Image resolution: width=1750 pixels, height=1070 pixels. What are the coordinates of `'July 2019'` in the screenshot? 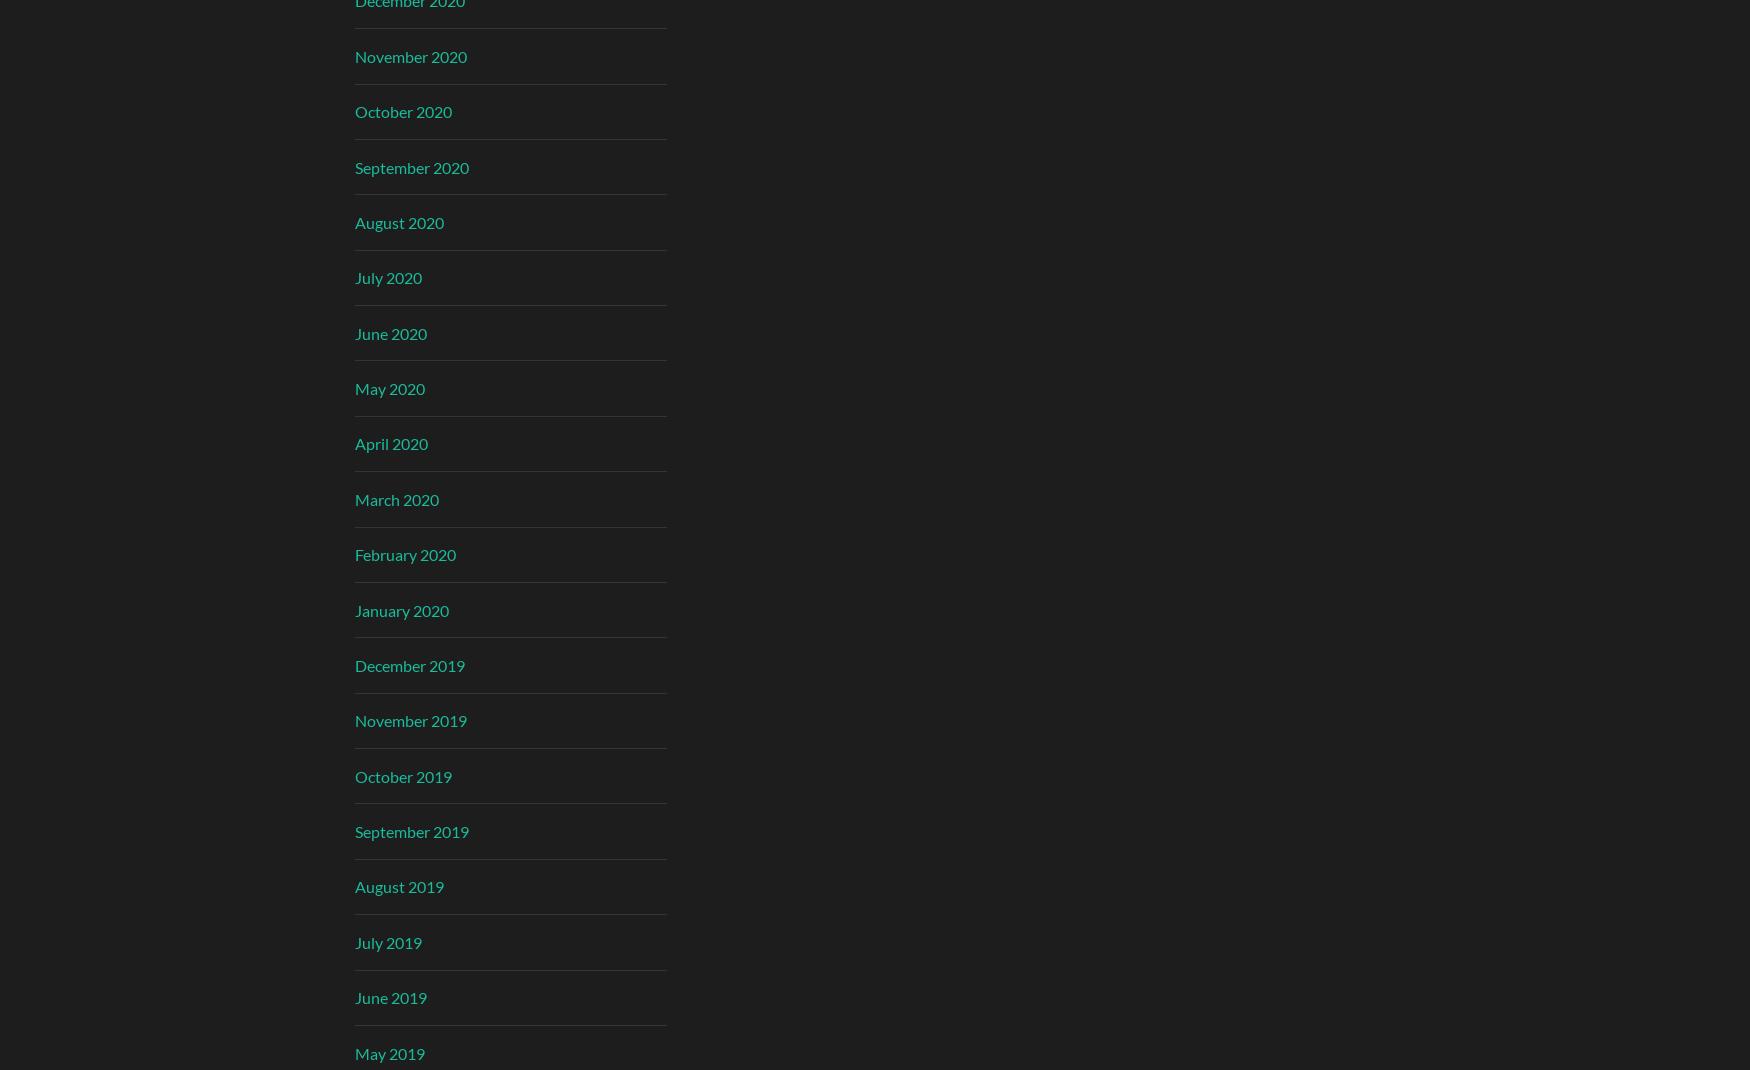 It's located at (387, 940).